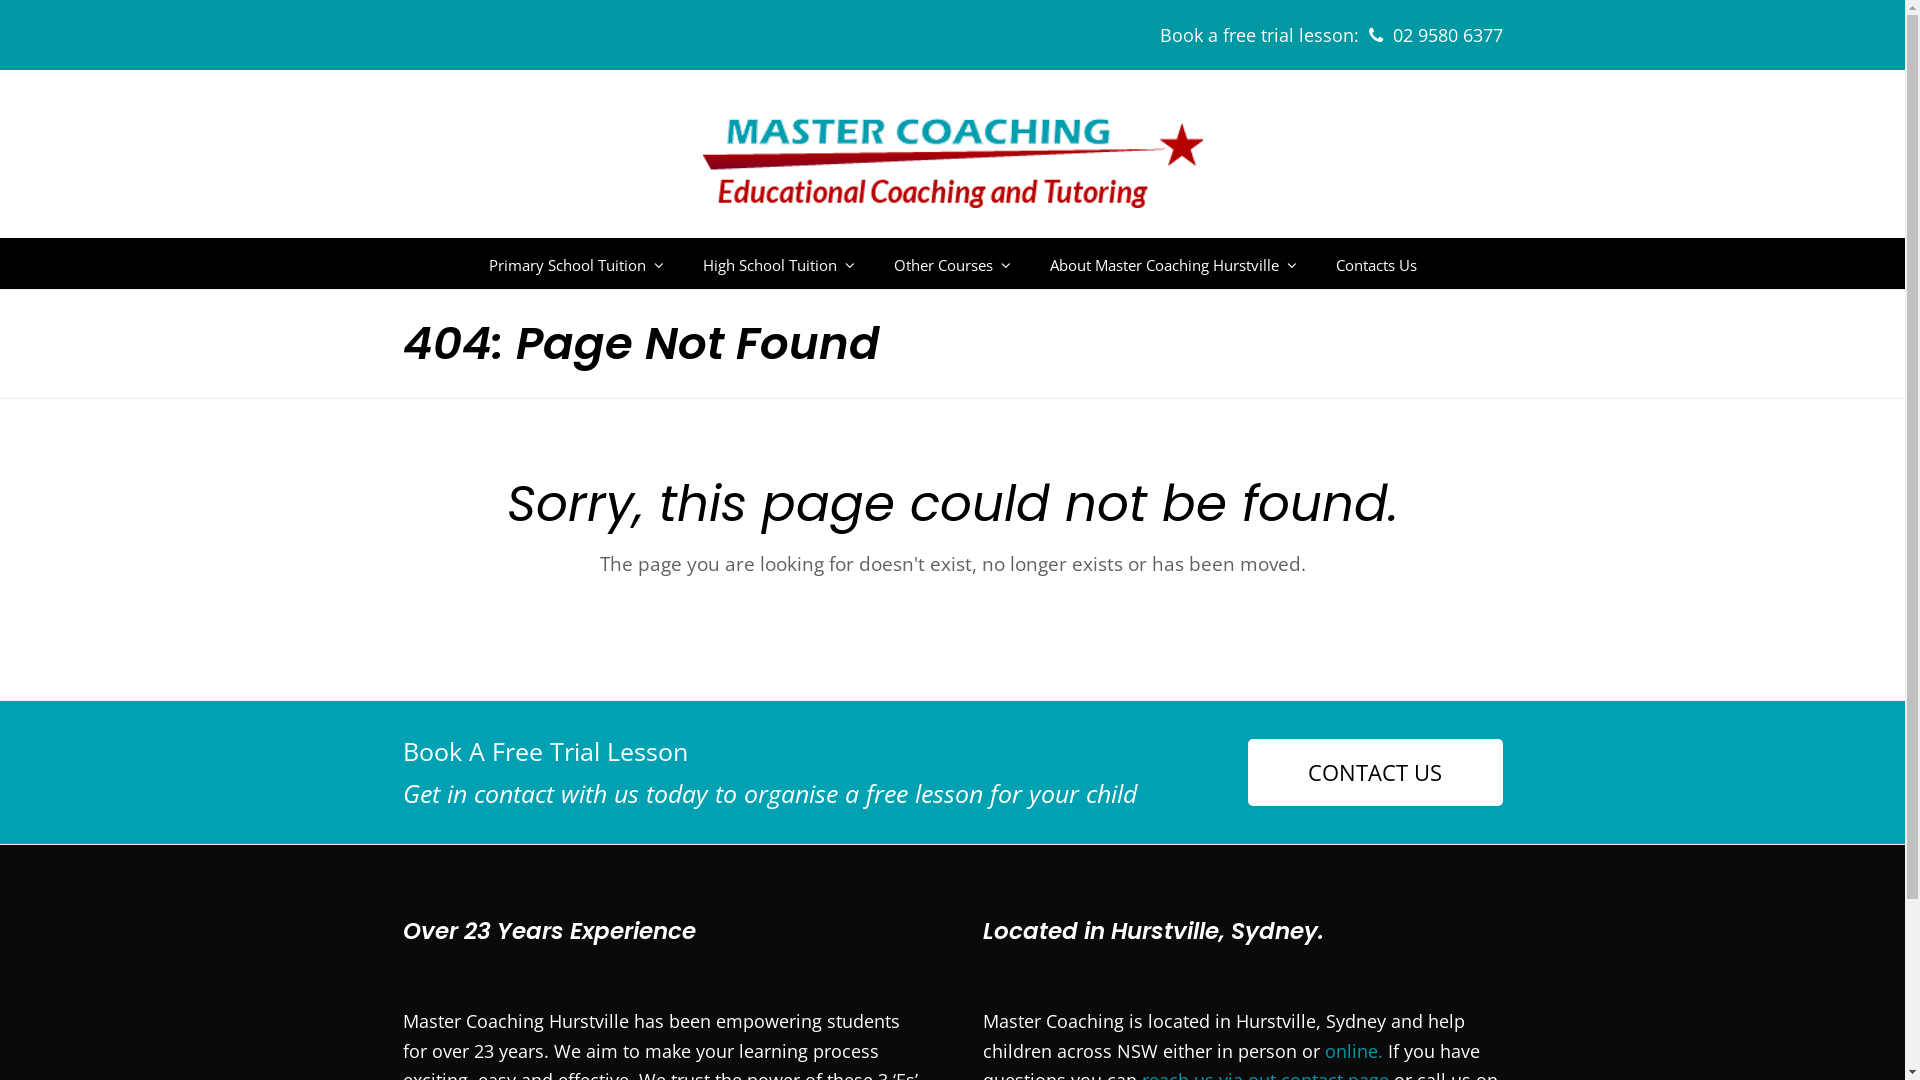 The image size is (1920, 1080). What do you see at coordinates (1172, 262) in the screenshot?
I see `'About Master Coaching Hurstville'` at bounding box center [1172, 262].